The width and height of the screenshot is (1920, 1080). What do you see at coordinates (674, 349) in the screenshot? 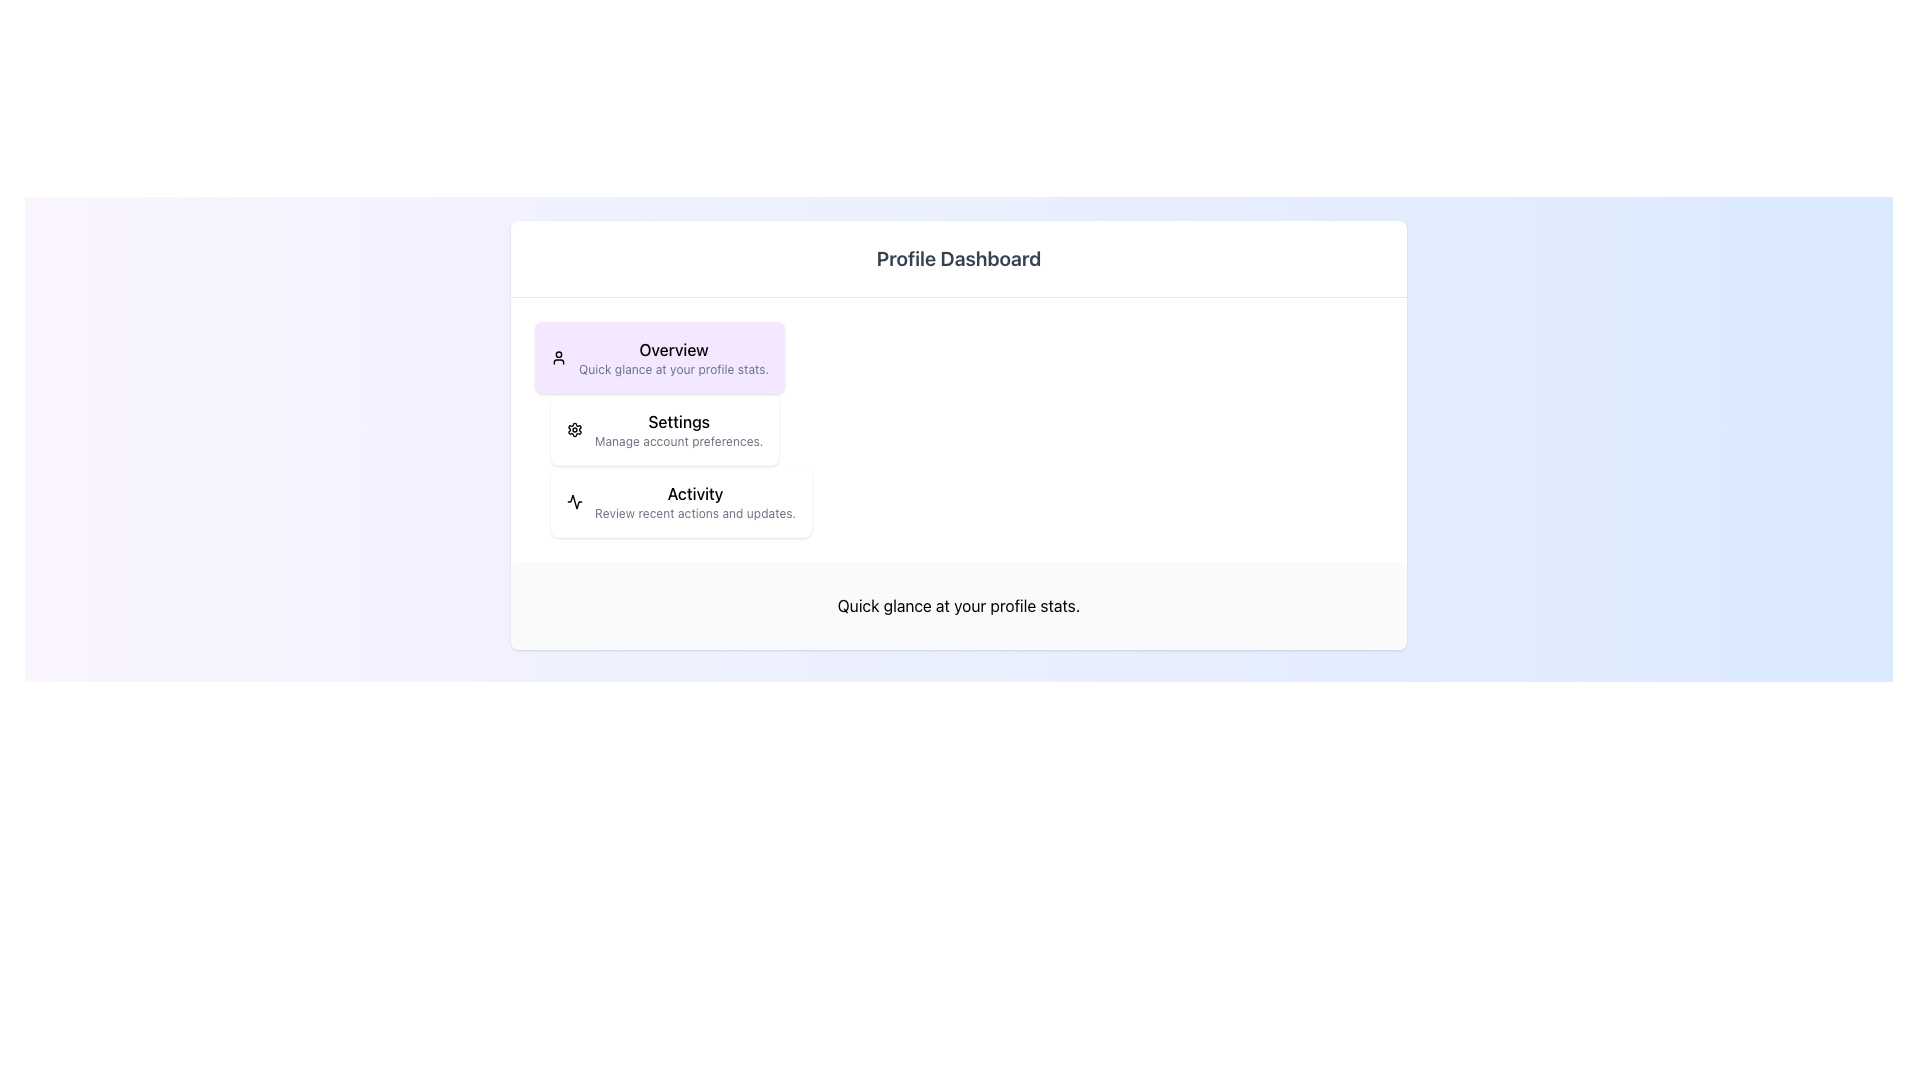
I see `the text label that serves as a heading for the user's profile statistics, located in the upper-left section of the main content area` at bounding box center [674, 349].